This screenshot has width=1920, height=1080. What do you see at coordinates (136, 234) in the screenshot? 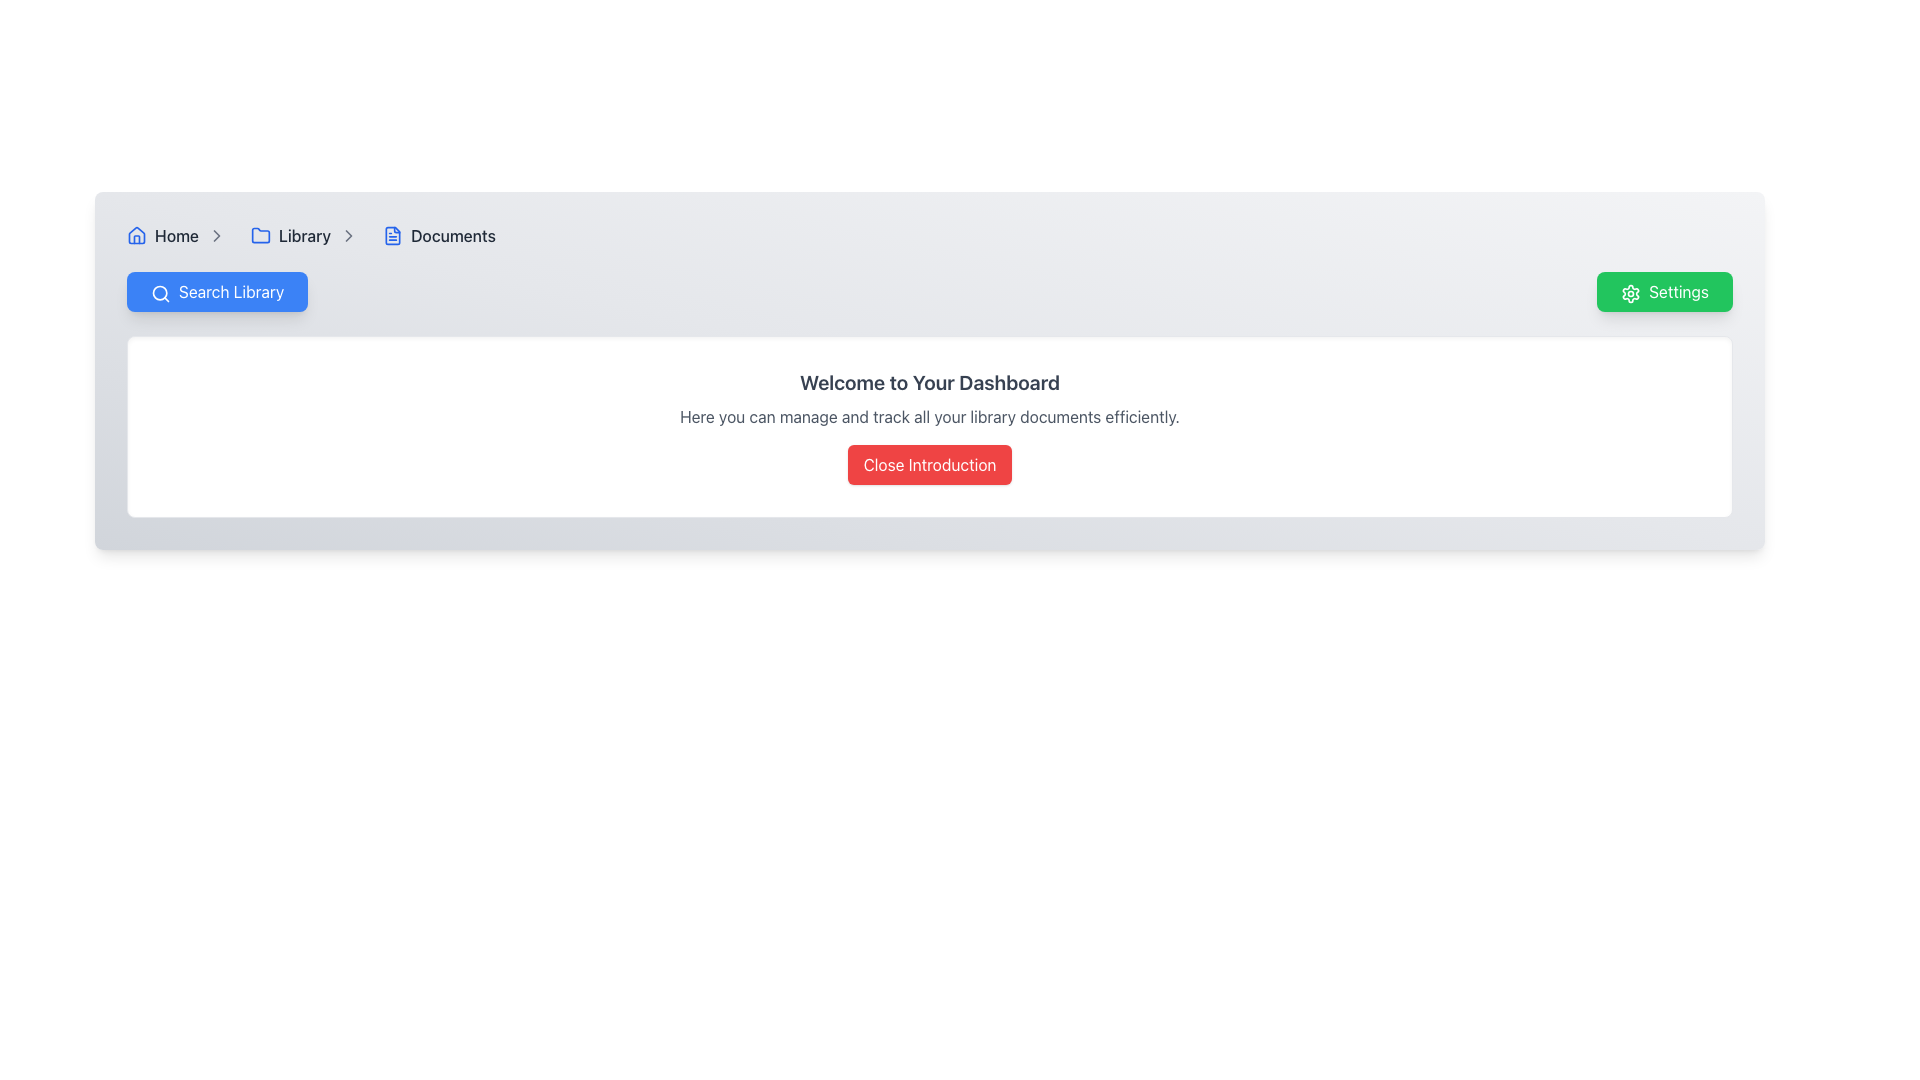
I see `the 'Home' icon located at the far left of the navigation bar` at bounding box center [136, 234].